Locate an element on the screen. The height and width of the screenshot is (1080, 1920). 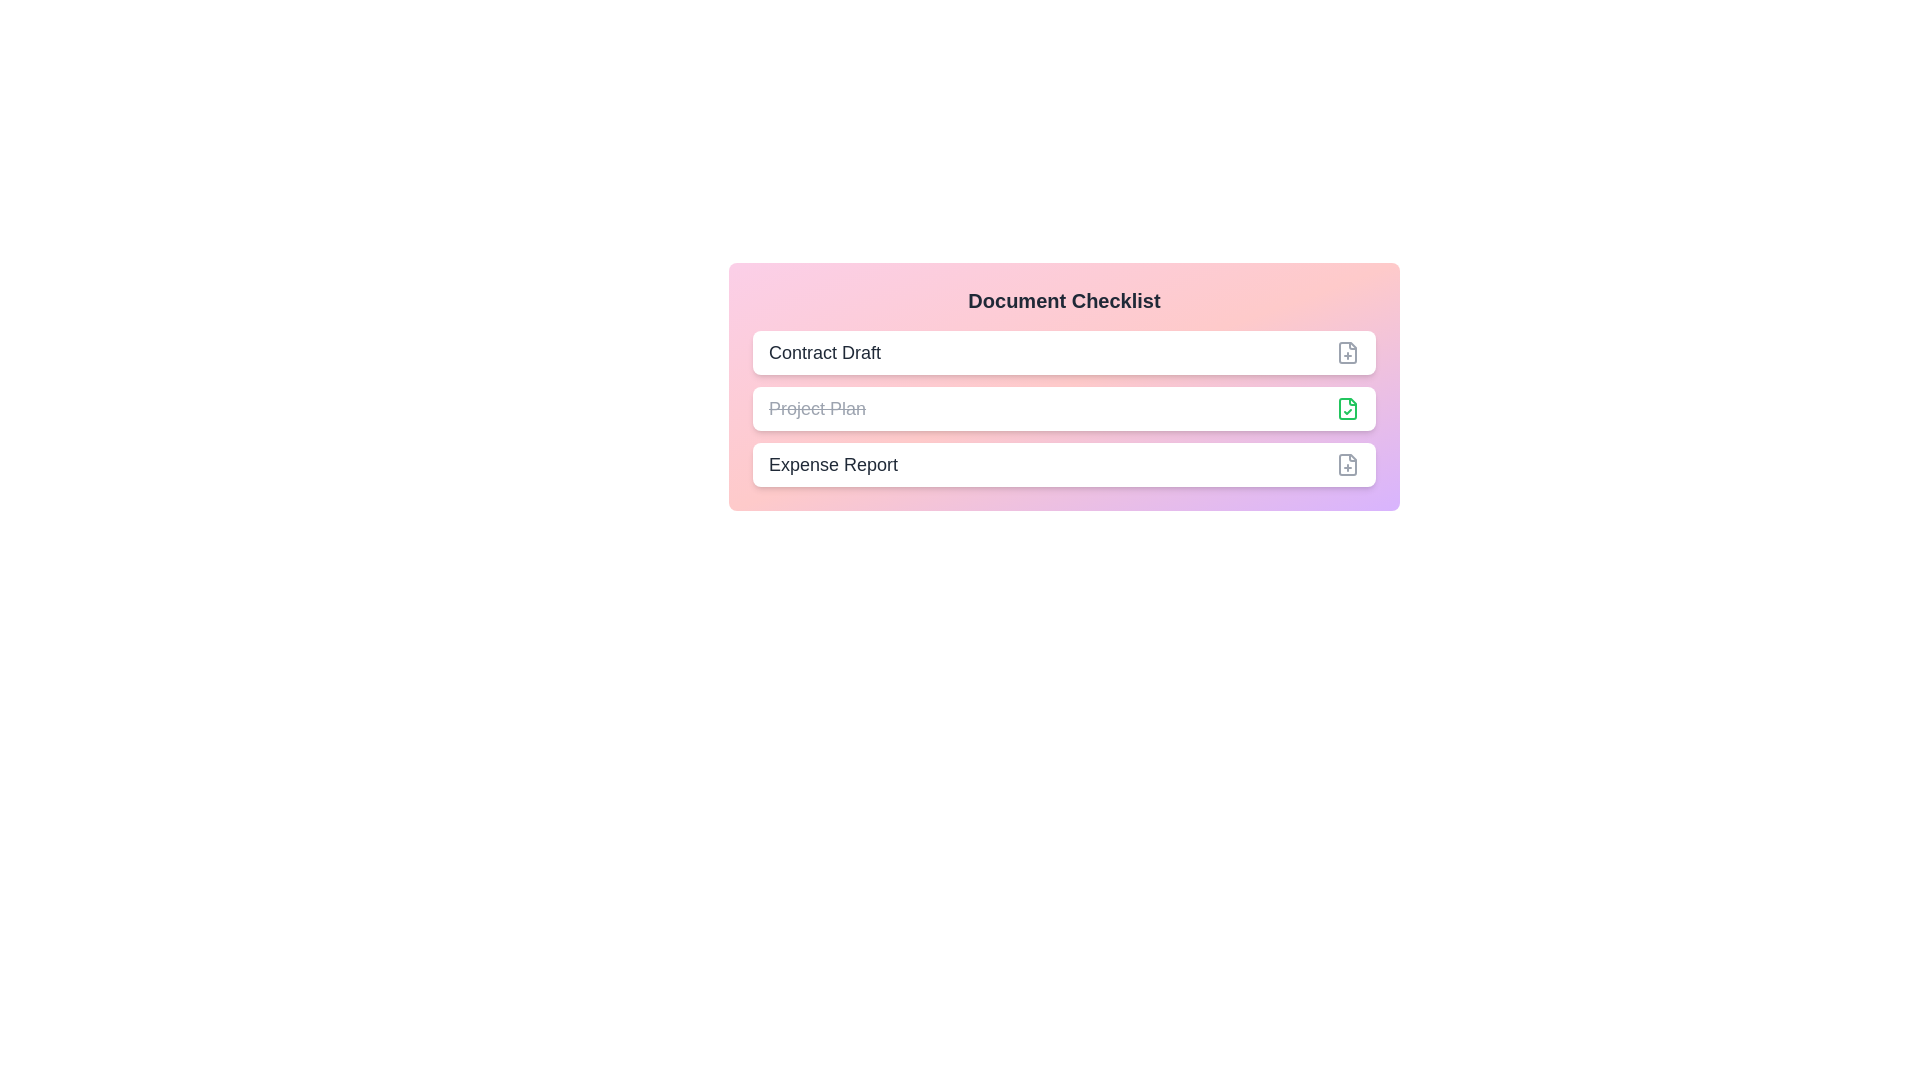
toggle button for the document titled 'Project Plan' to change its completion status is located at coordinates (1348, 407).